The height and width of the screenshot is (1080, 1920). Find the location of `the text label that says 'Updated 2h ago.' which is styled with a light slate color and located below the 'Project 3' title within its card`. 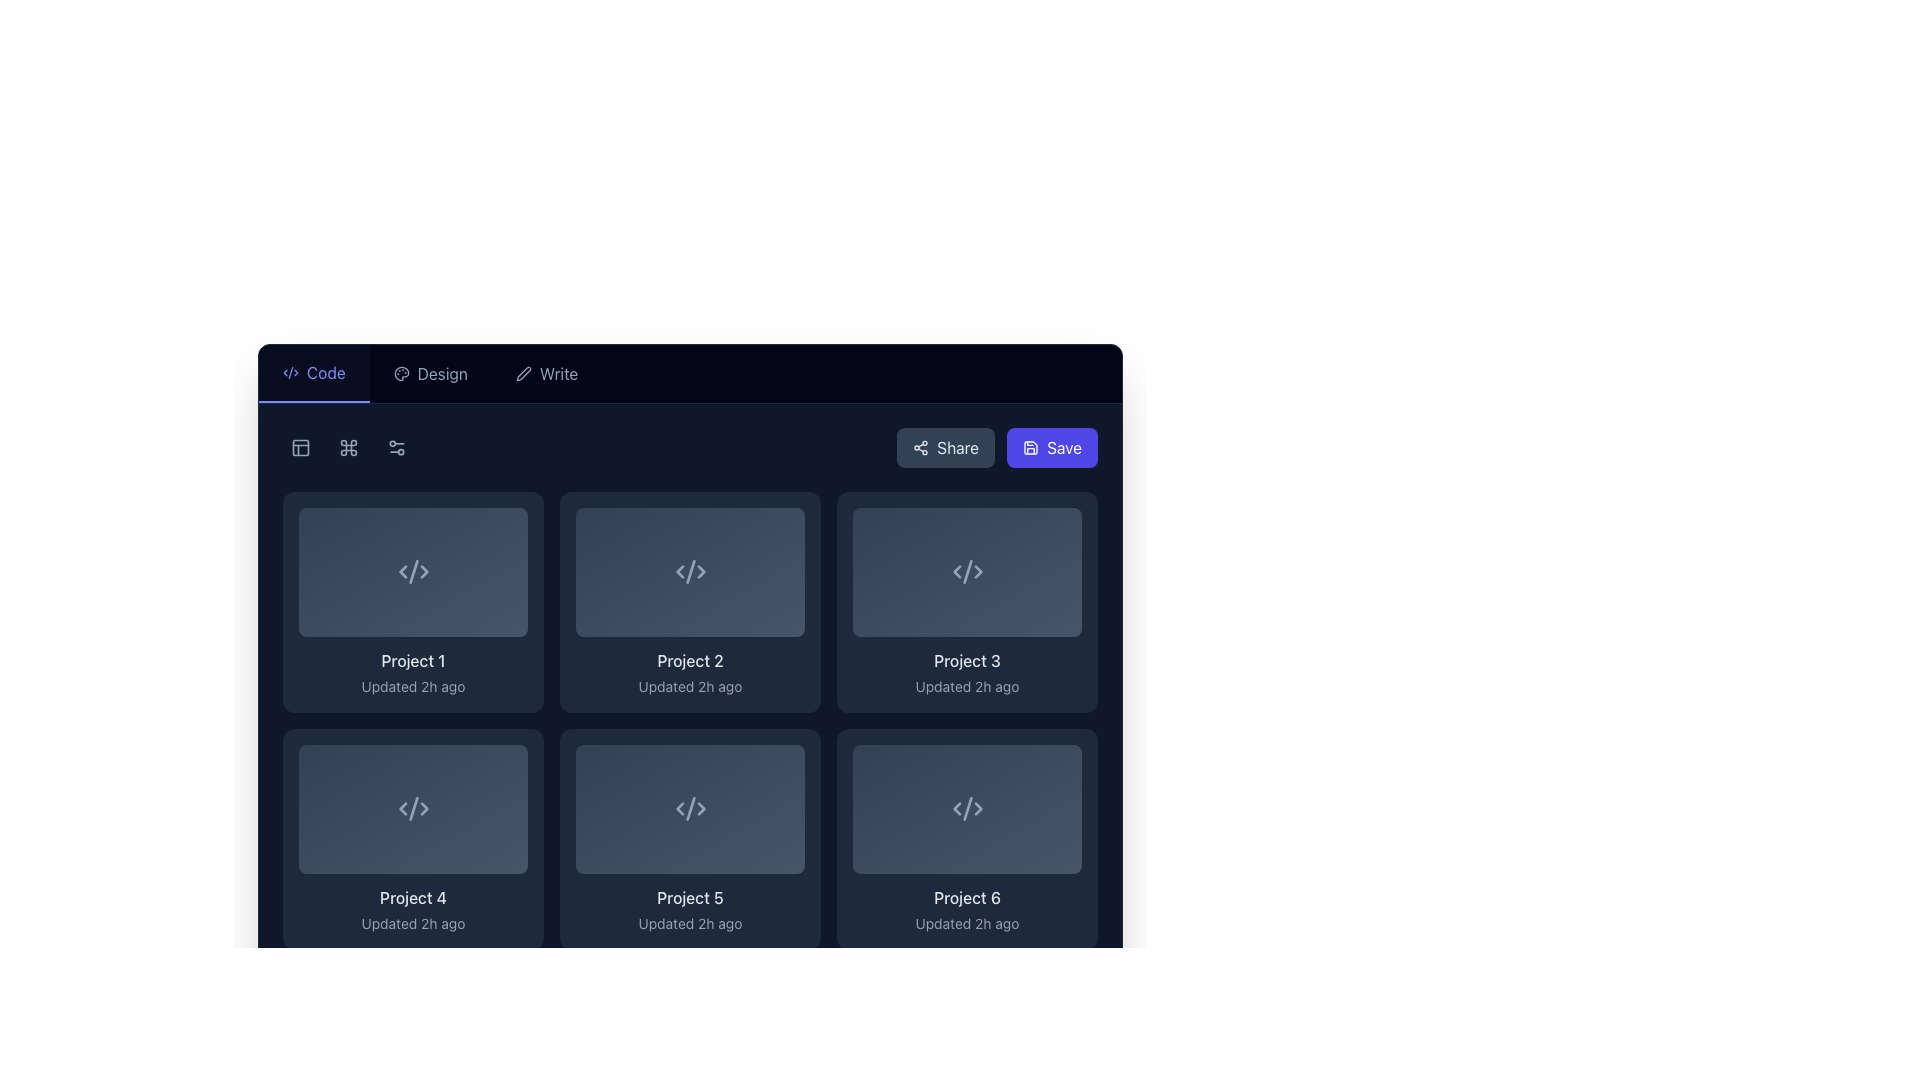

the text label that says 'Updated 2h ago.' which is styled with a light slate color and located below the 'Project 3' title within its card is located at coordinates (967, 685).